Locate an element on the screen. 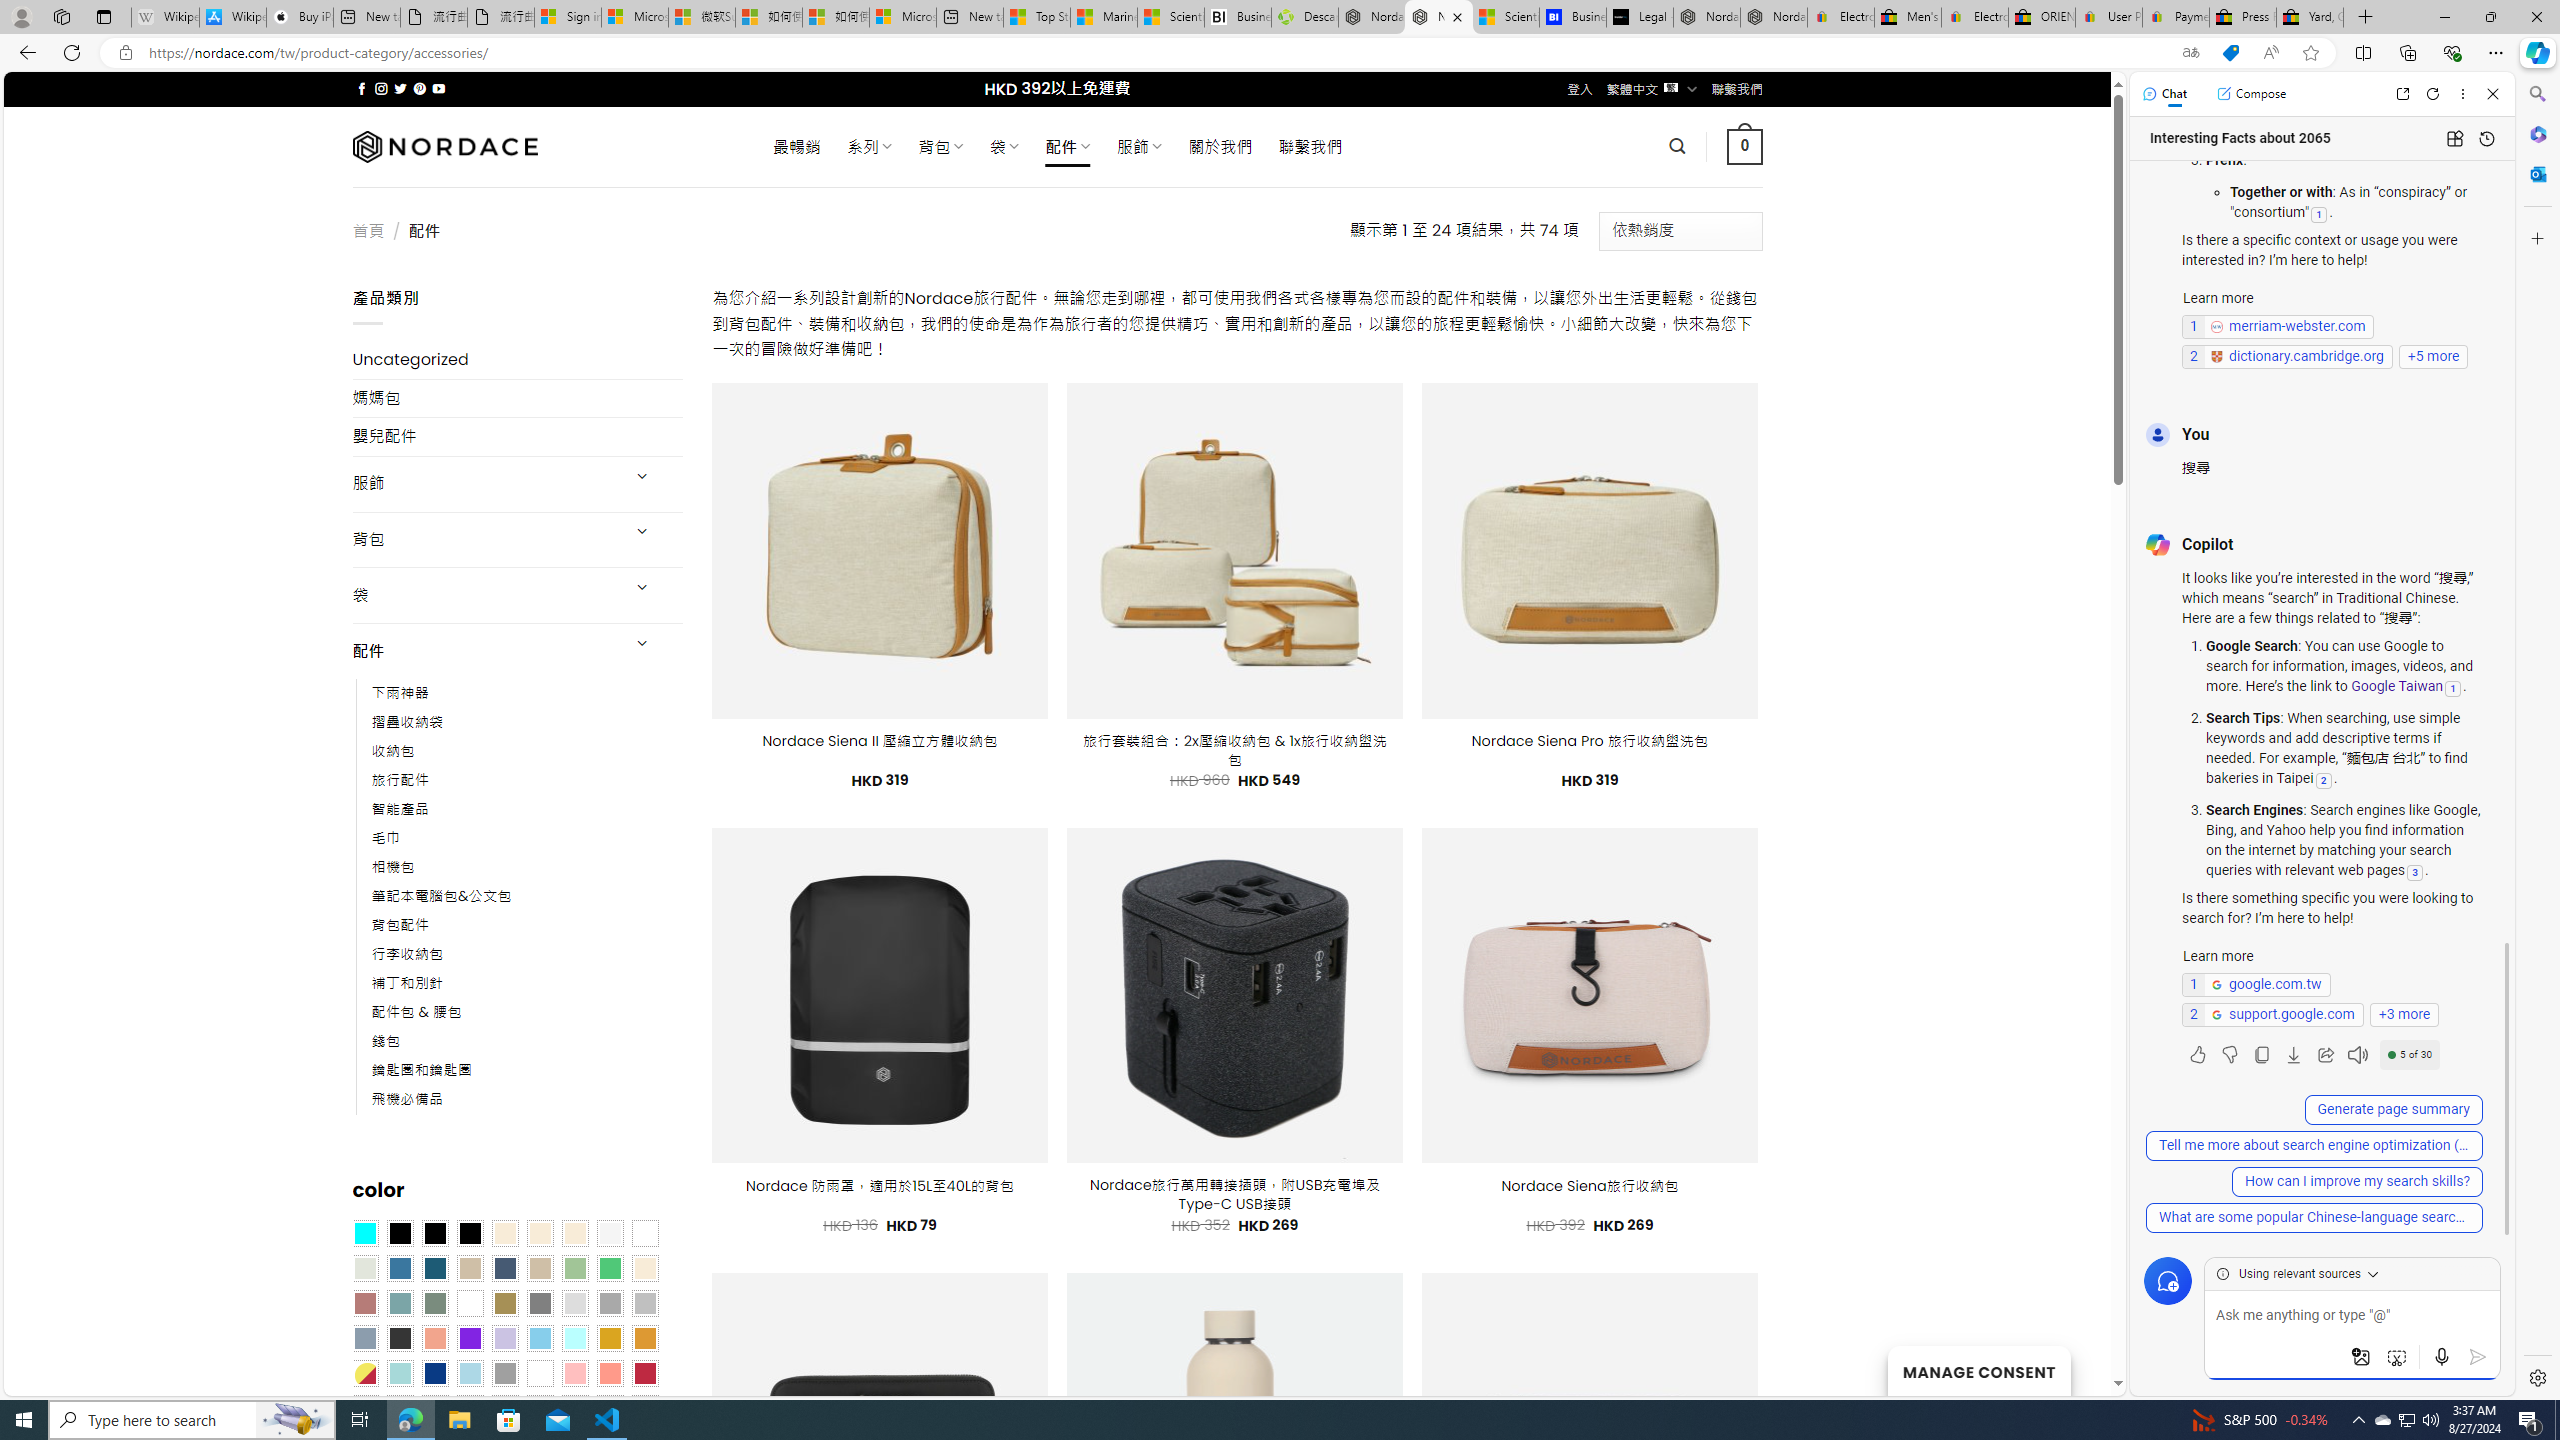  'Cream' is located at coordinates (575, 1233).